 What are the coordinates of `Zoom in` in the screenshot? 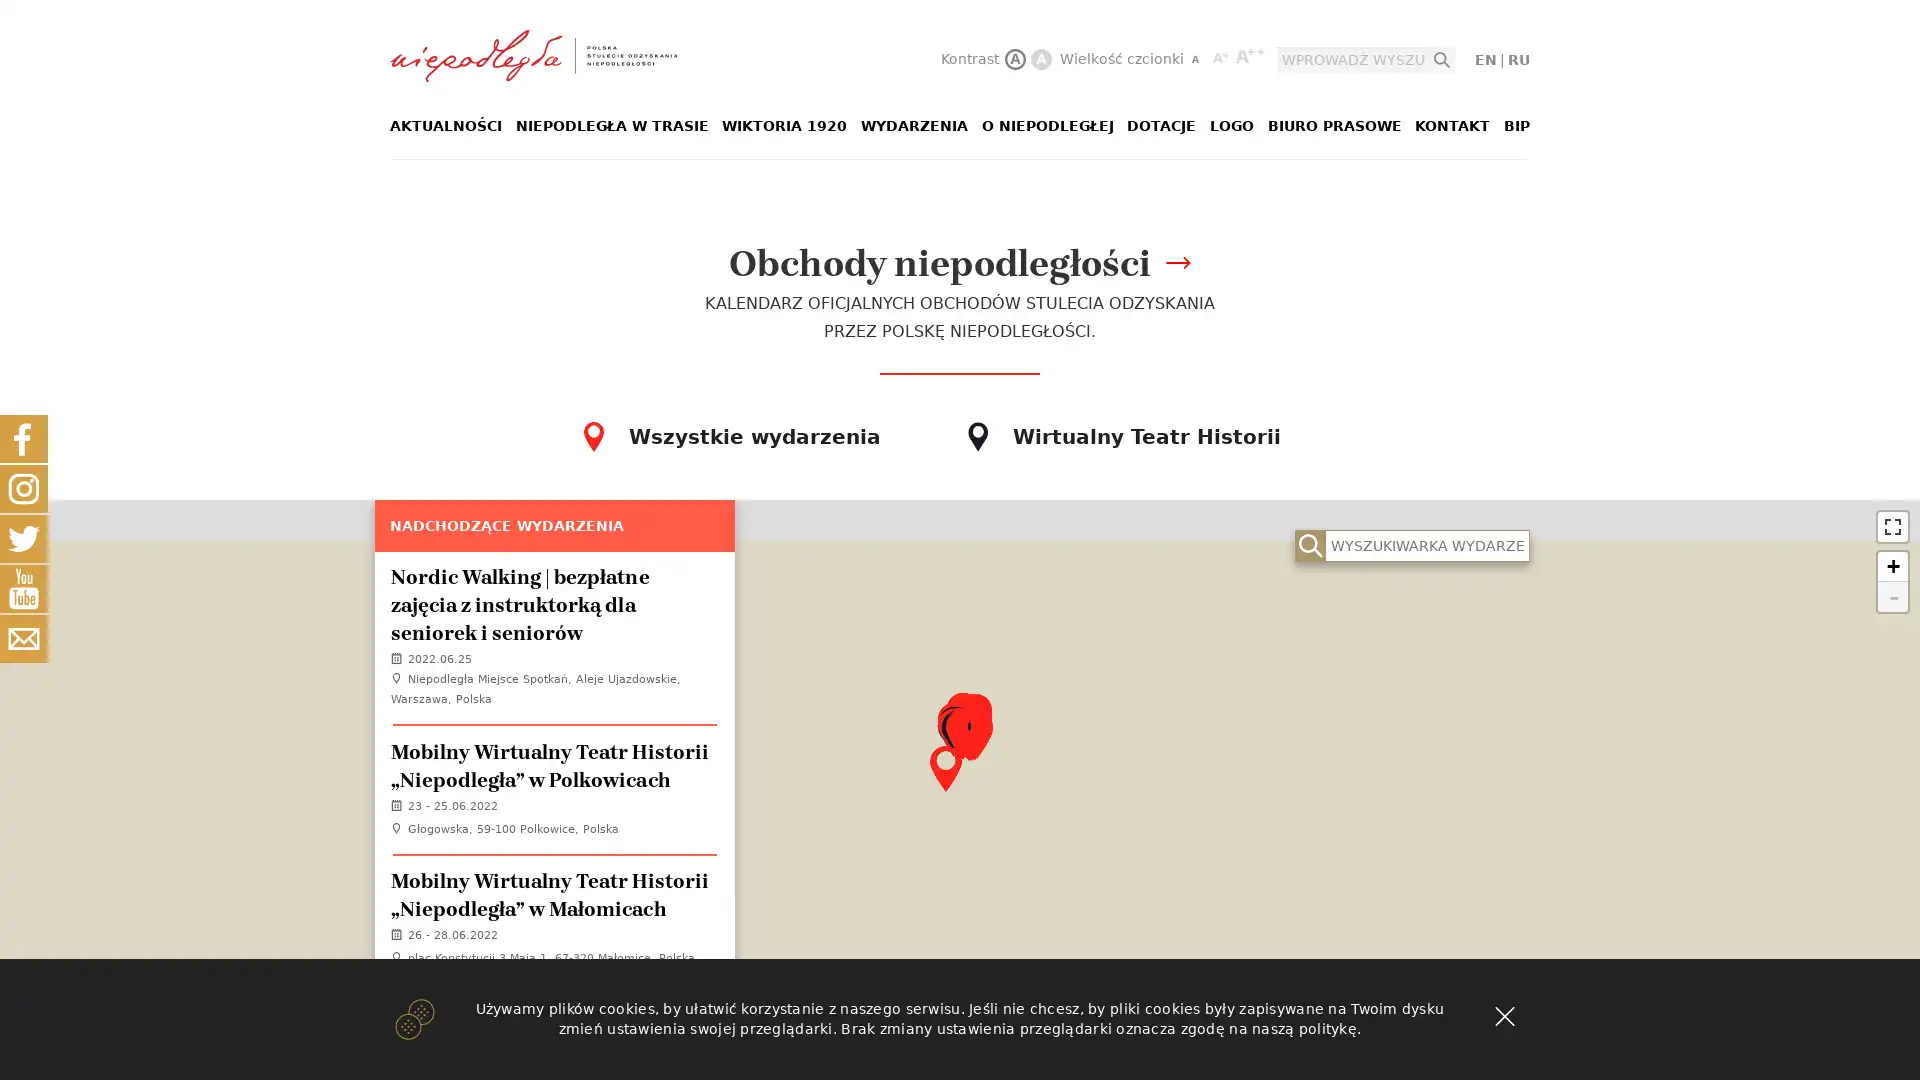 It's located at (1891, 566).